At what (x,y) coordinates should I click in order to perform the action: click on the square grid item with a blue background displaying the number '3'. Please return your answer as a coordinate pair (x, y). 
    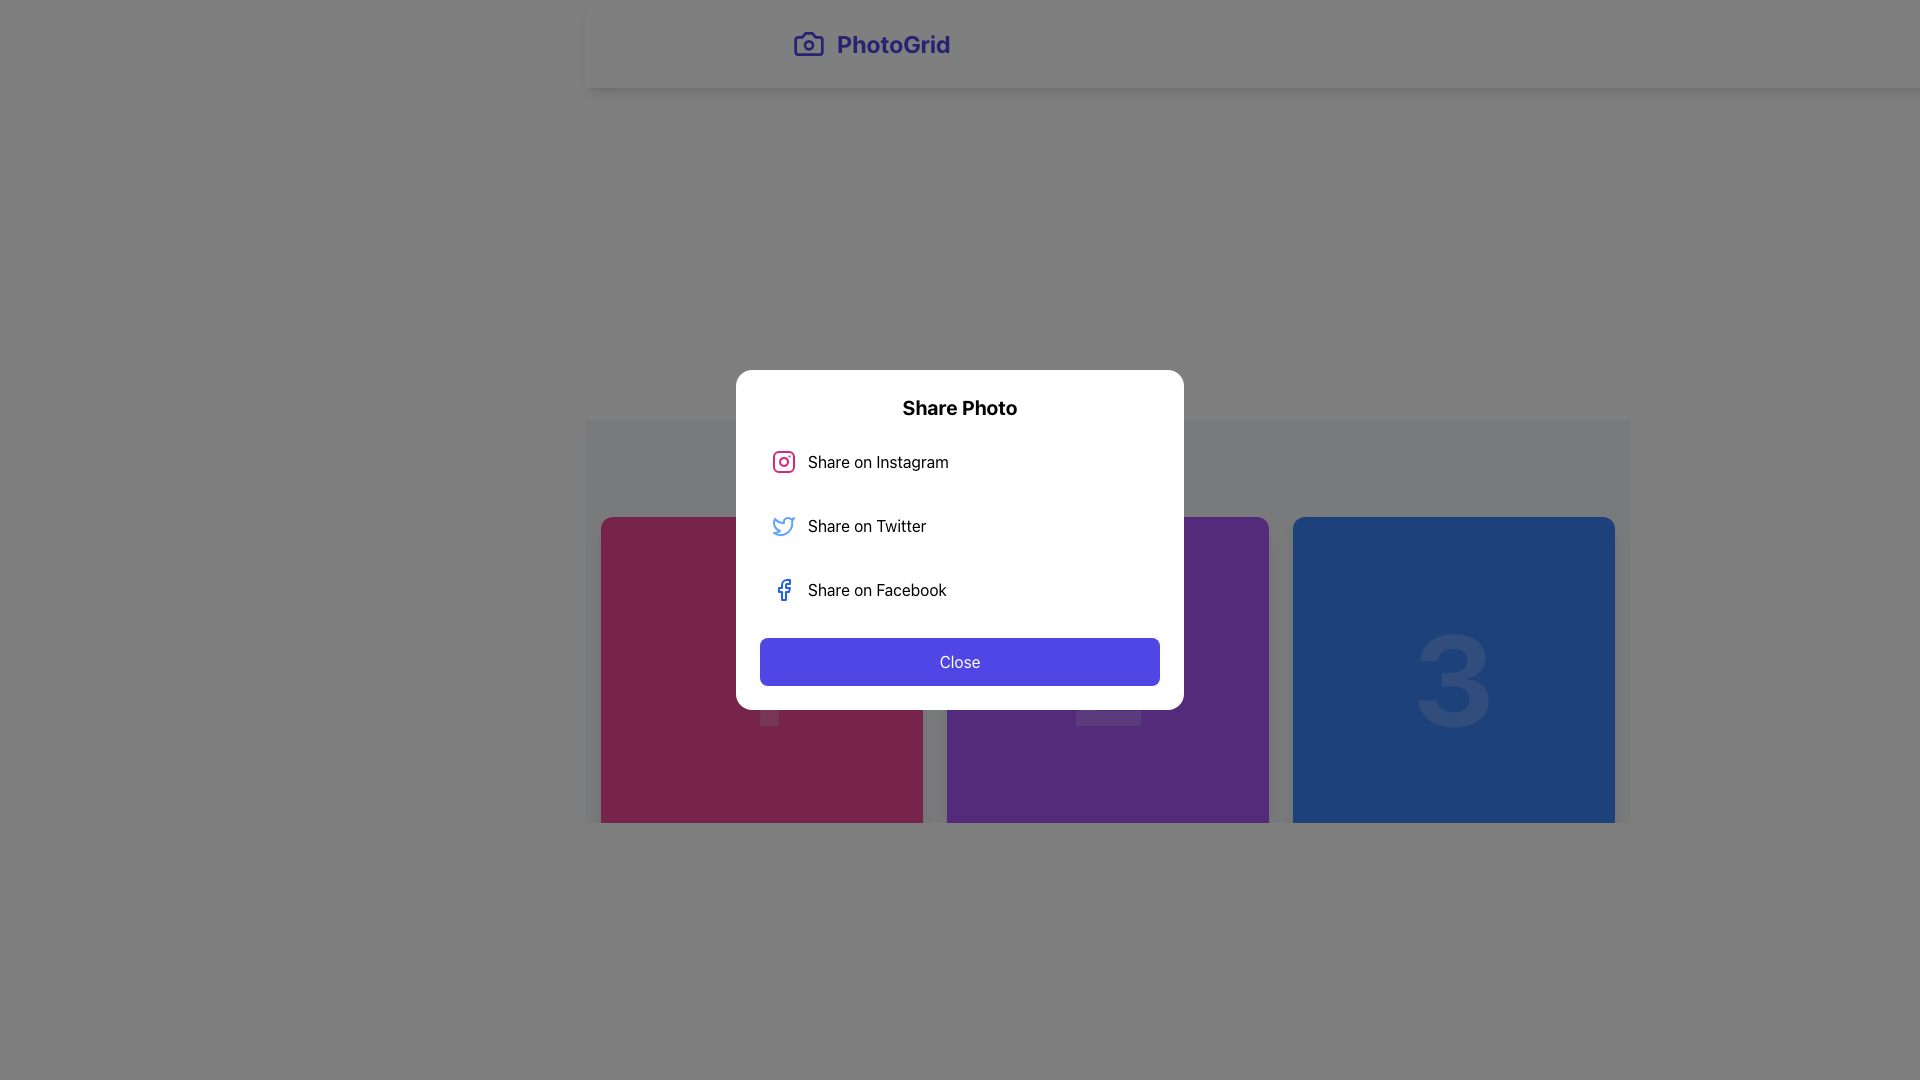
    Looking at the image, I should click on (1454, 677).